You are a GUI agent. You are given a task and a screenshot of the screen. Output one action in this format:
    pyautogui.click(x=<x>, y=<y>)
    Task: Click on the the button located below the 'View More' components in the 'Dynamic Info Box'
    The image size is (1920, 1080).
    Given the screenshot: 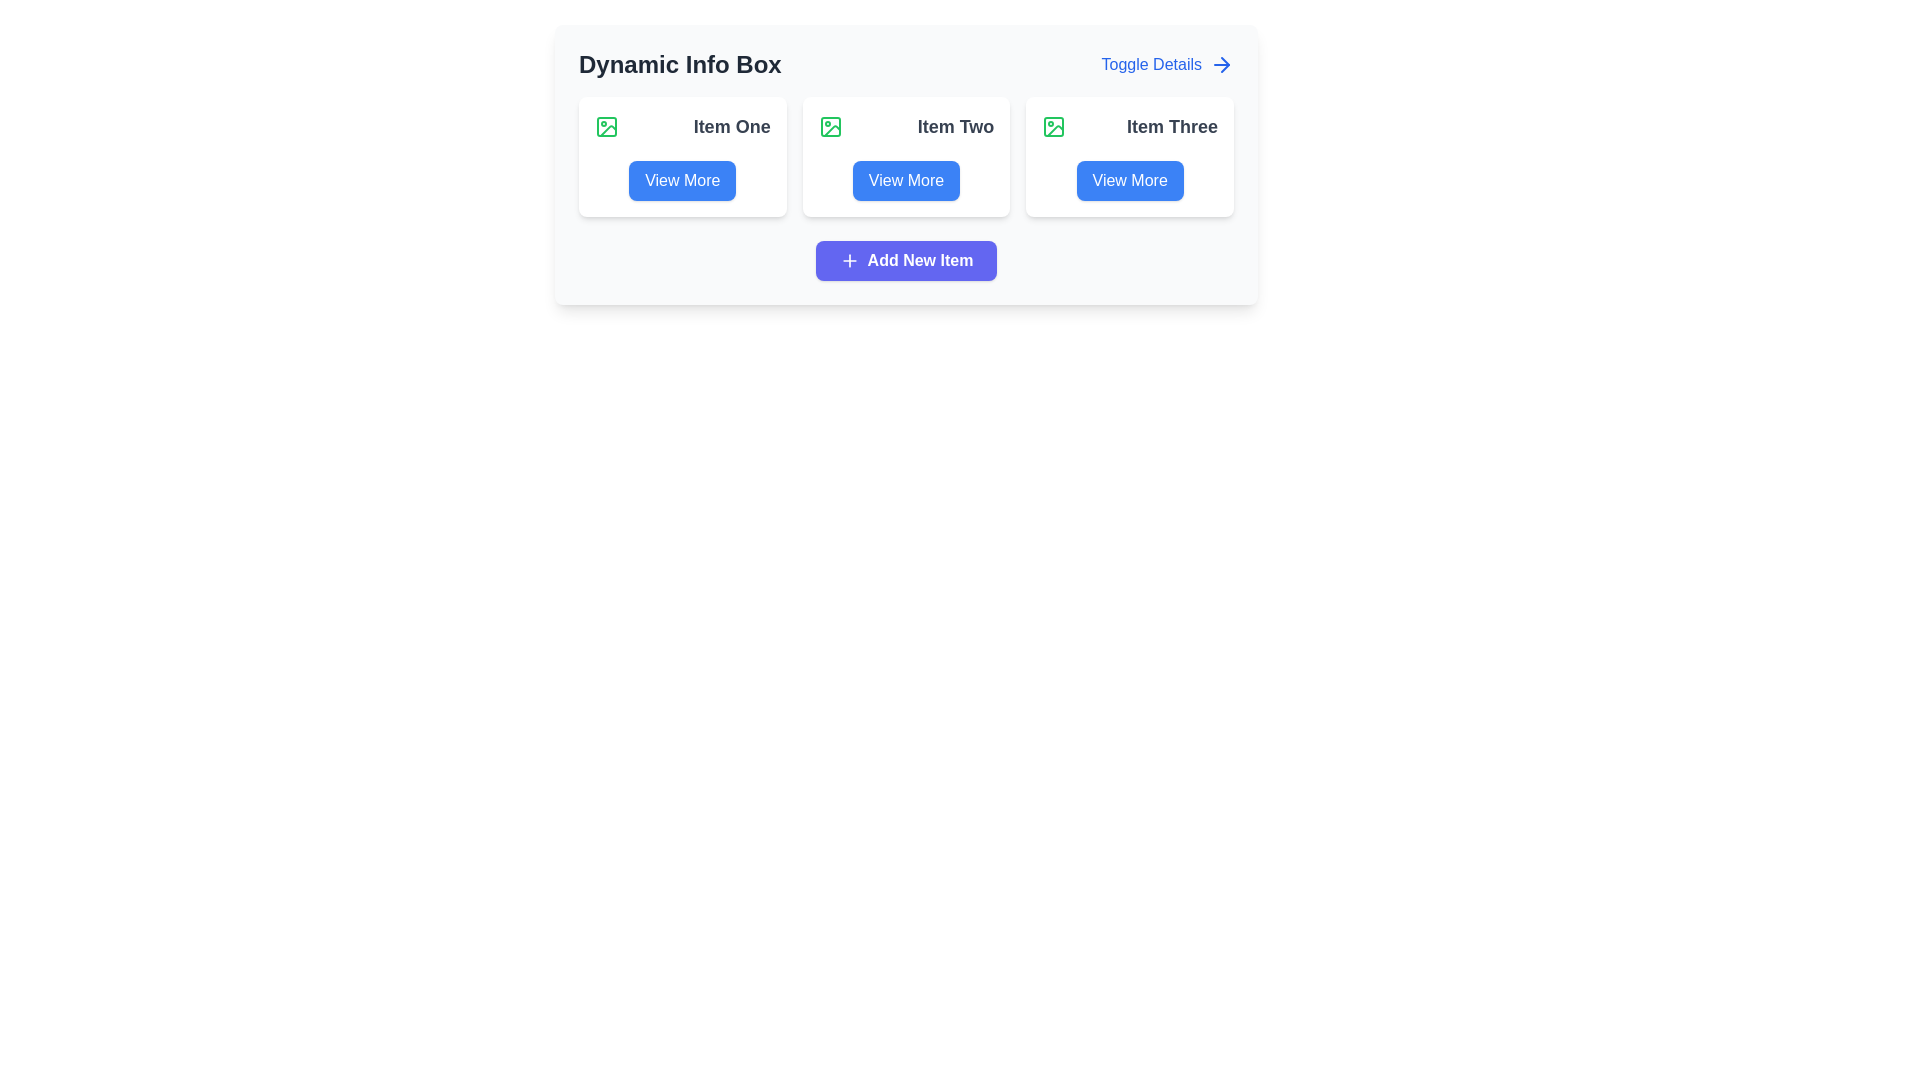 What is the action you would take?
    pyautogui.click(x=905, y=260)
    